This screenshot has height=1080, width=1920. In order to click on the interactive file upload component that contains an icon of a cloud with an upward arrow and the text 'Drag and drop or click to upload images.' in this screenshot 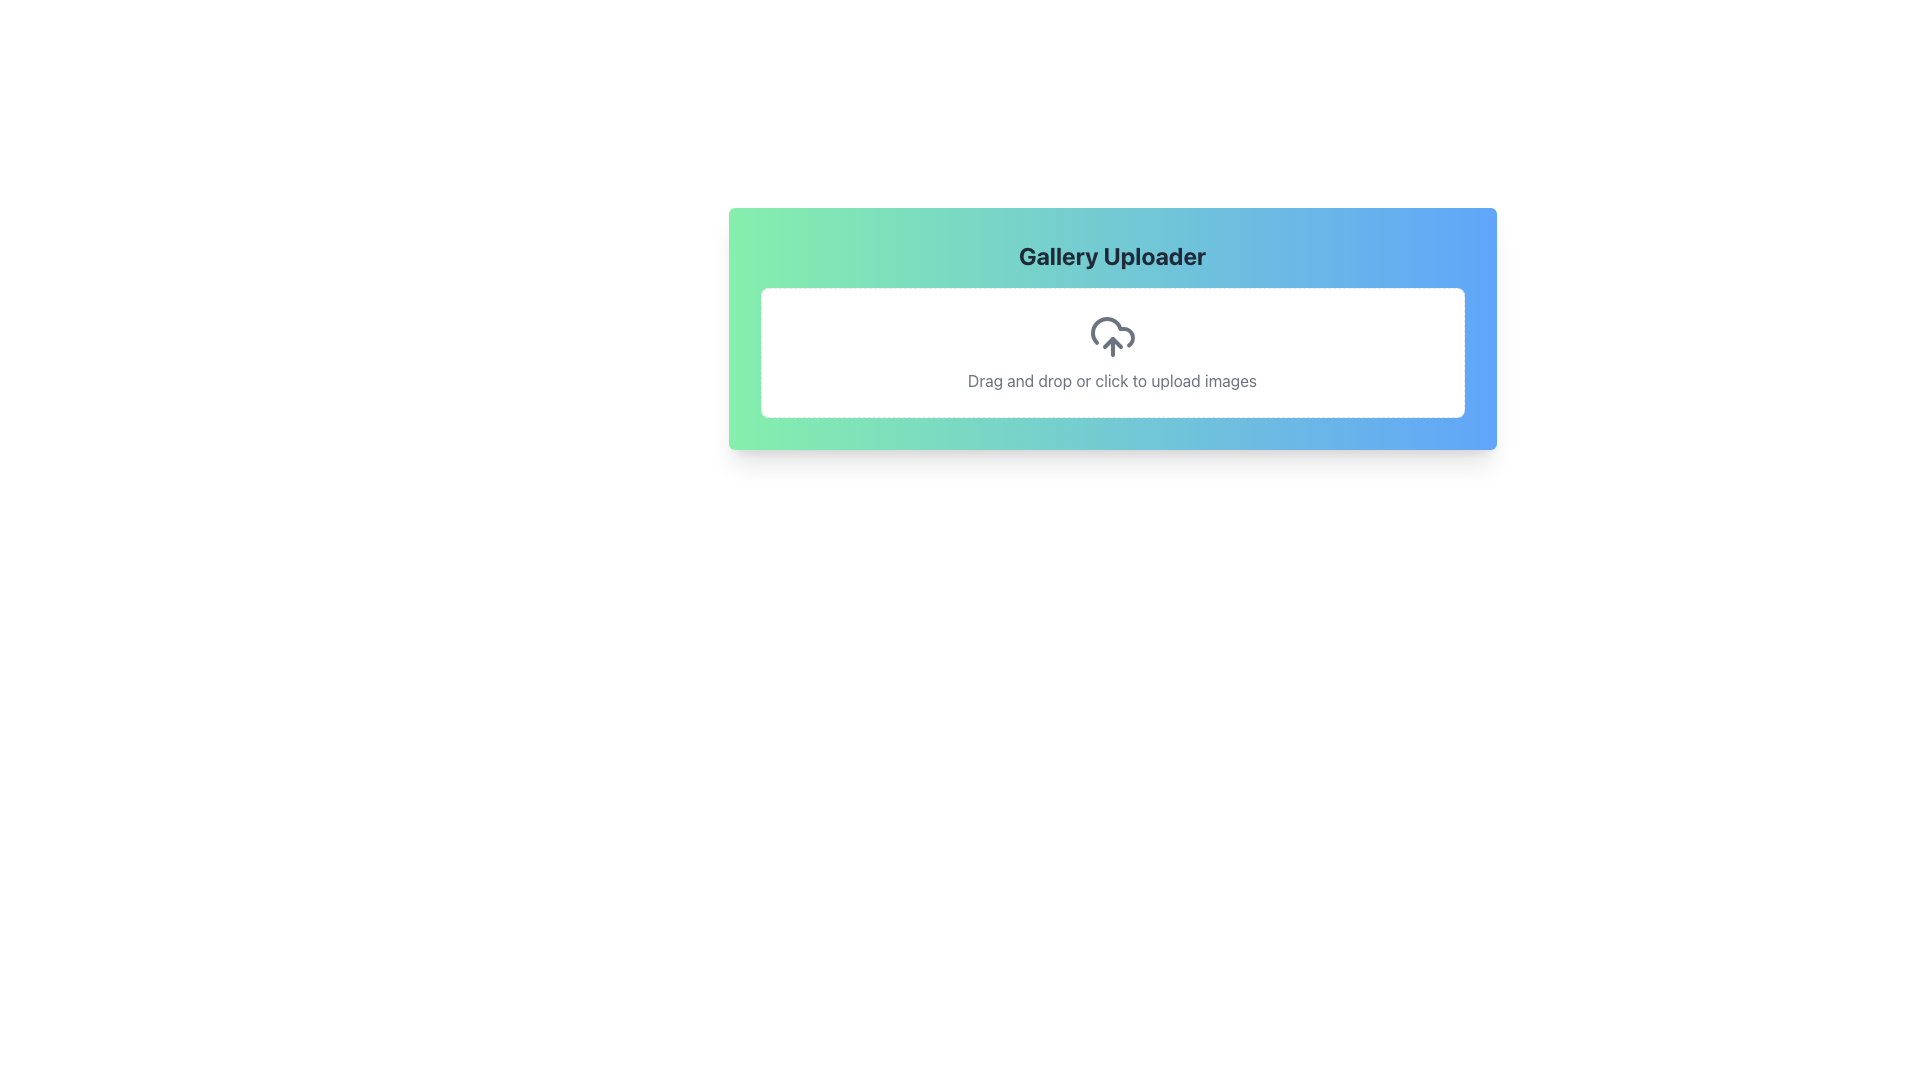, I will do `click(1111, 352)`.